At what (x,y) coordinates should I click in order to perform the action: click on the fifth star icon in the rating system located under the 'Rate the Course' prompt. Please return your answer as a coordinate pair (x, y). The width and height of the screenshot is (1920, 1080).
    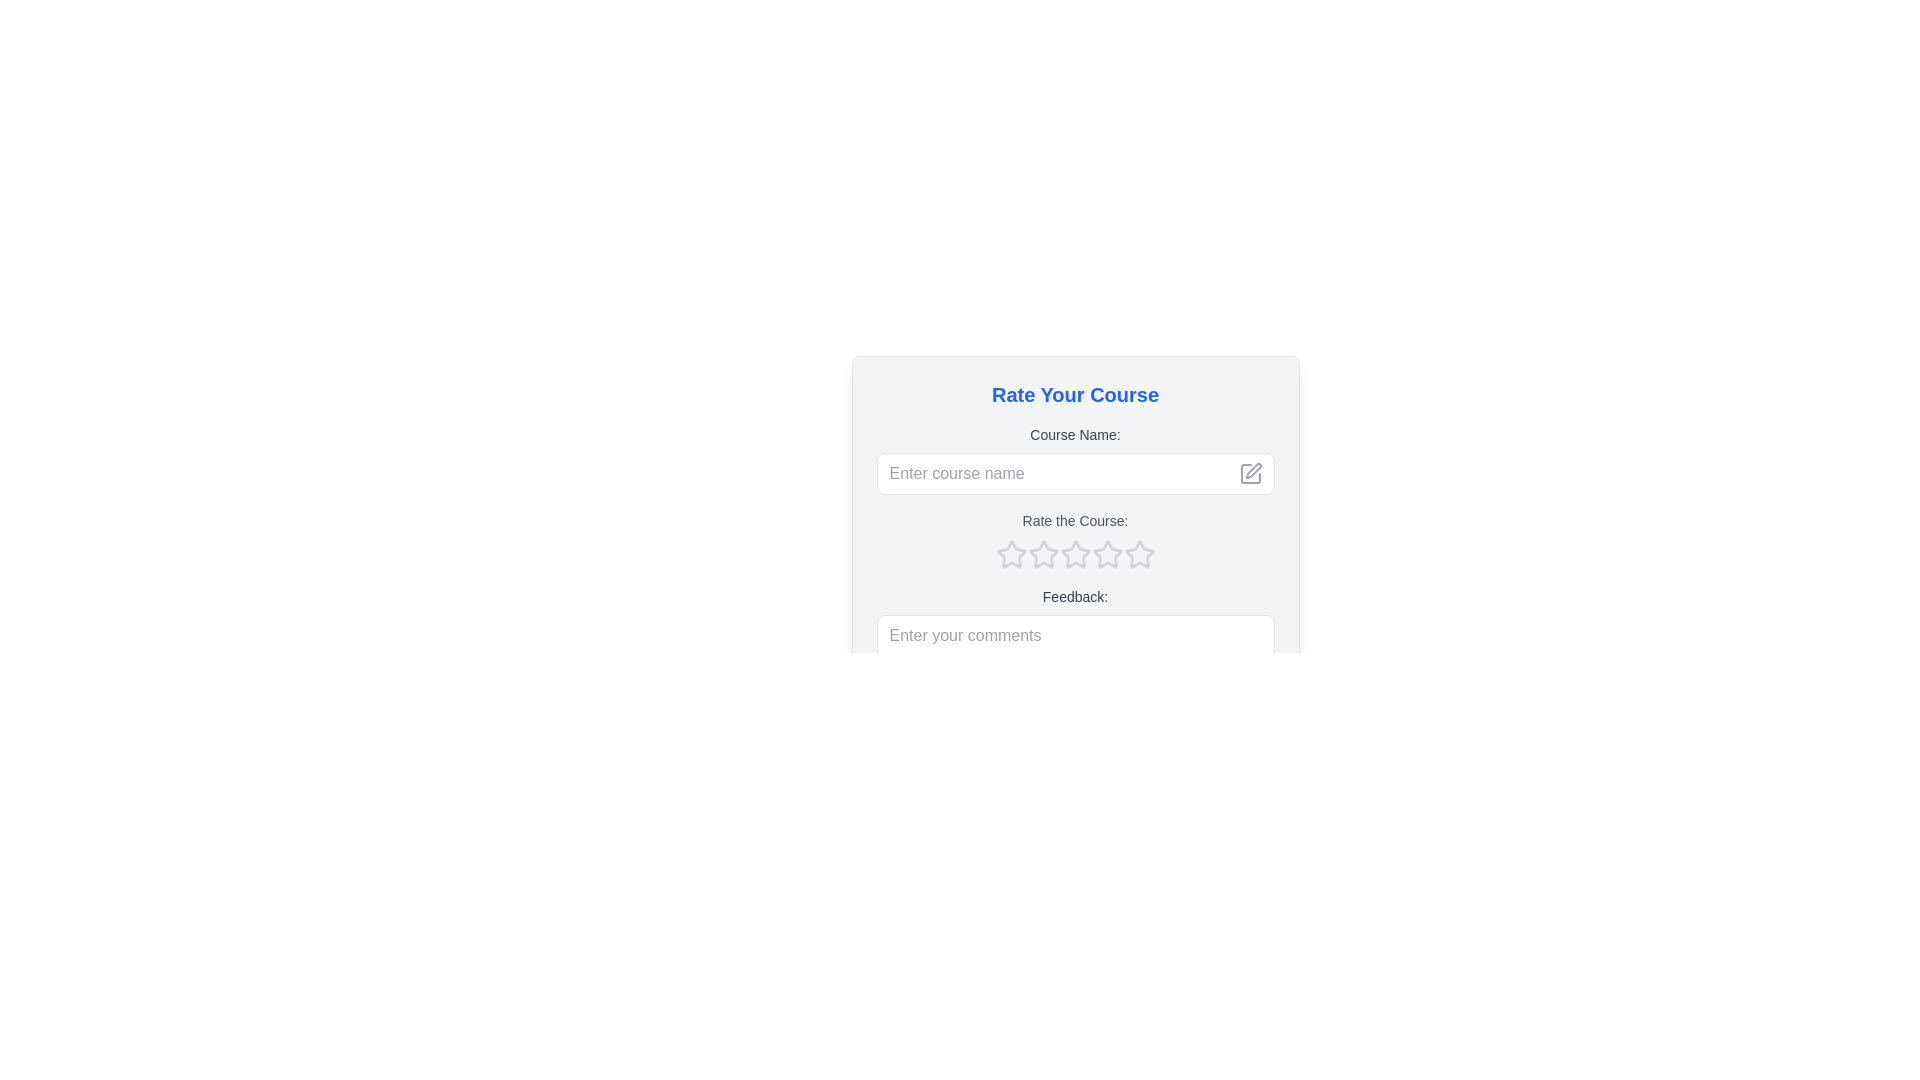
    Looking at the image, I should click on (1106, 555).